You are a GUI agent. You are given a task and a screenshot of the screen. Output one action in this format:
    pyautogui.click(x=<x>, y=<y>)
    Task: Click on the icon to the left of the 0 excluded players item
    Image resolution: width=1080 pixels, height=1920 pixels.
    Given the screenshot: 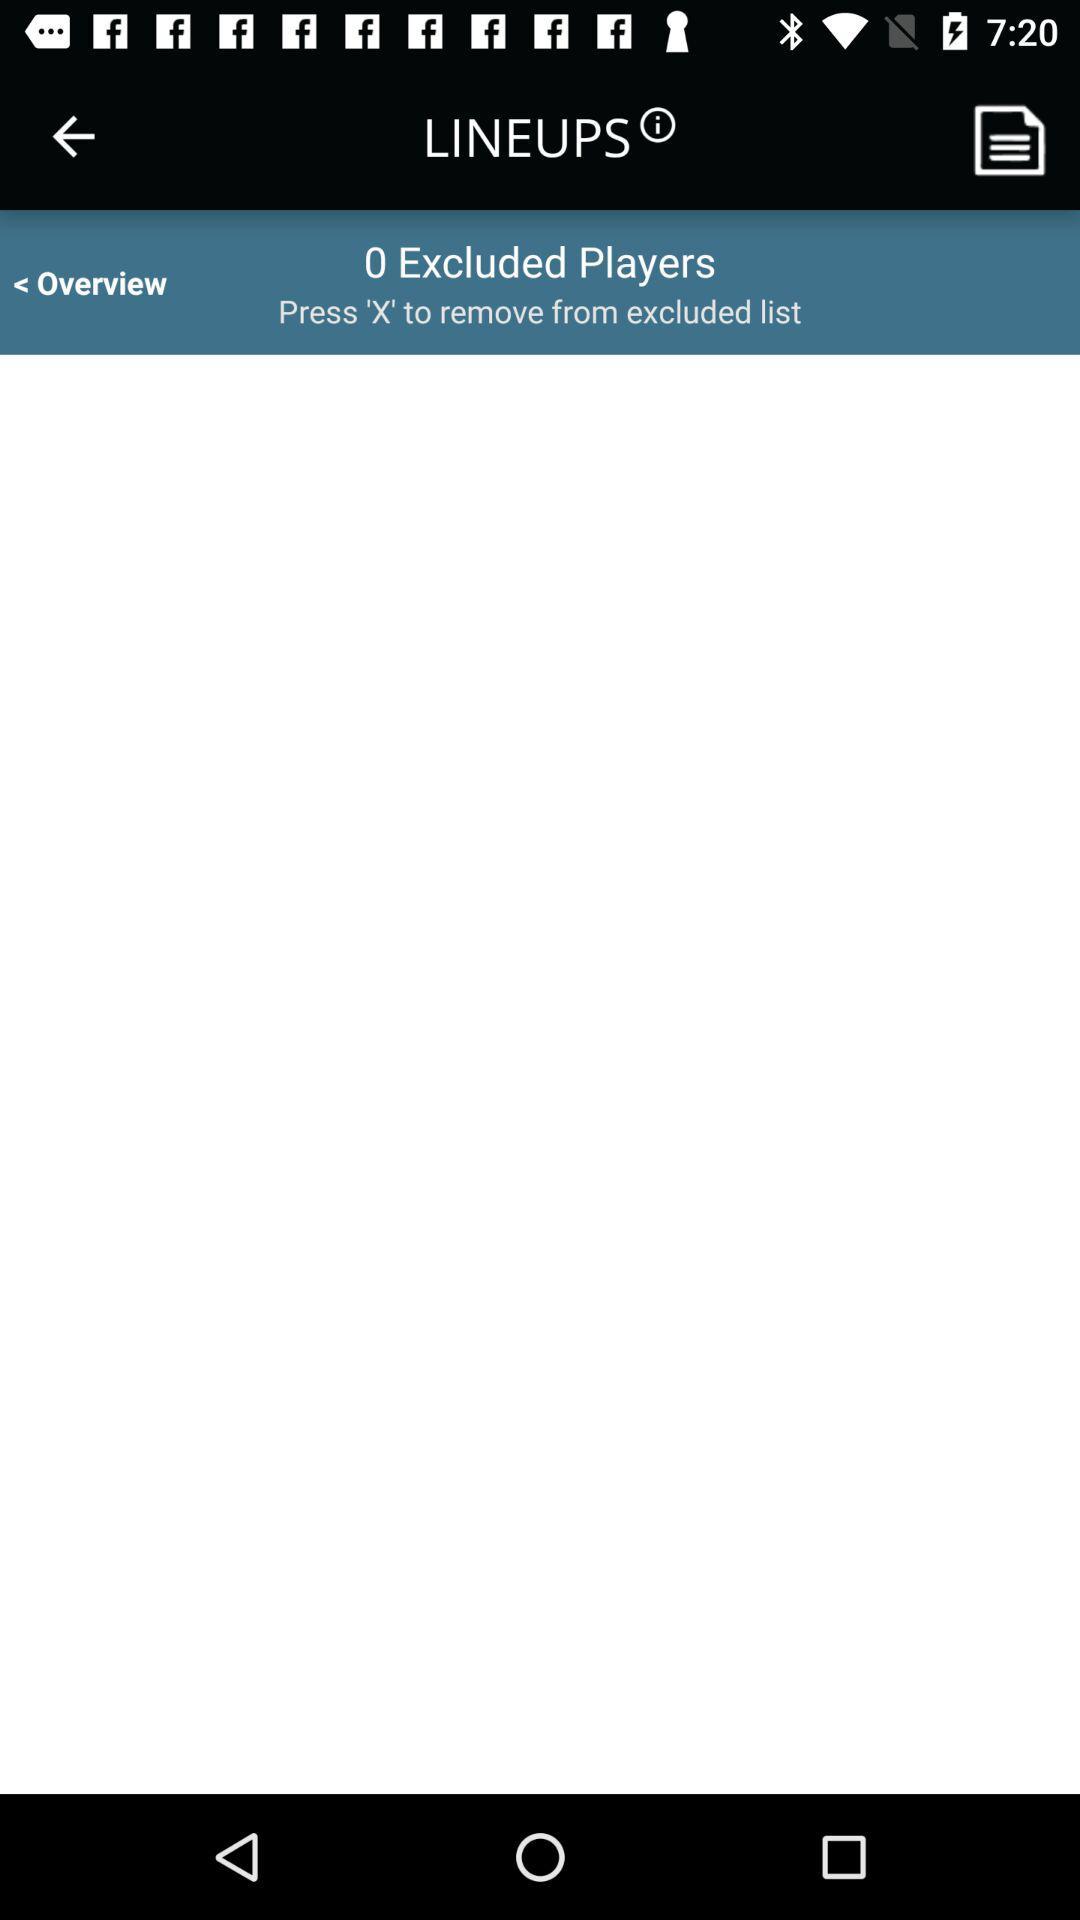 What is the action you would take?
    pyautogui.click(x=108, y=281)
    